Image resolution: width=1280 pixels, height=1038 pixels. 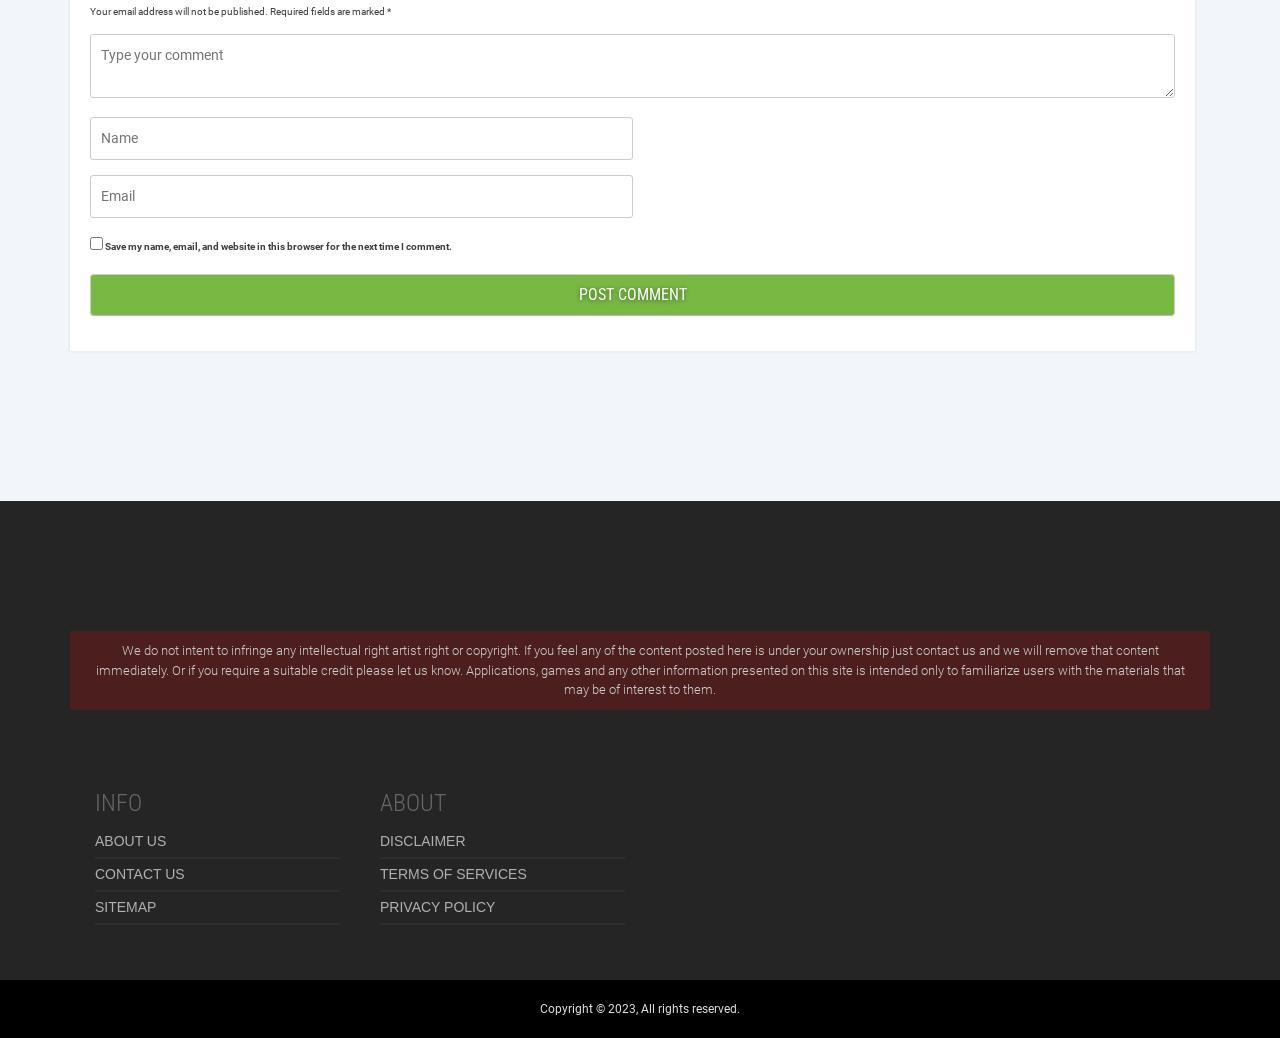 I want to click on 'INFO', so click(x=93, y=801).